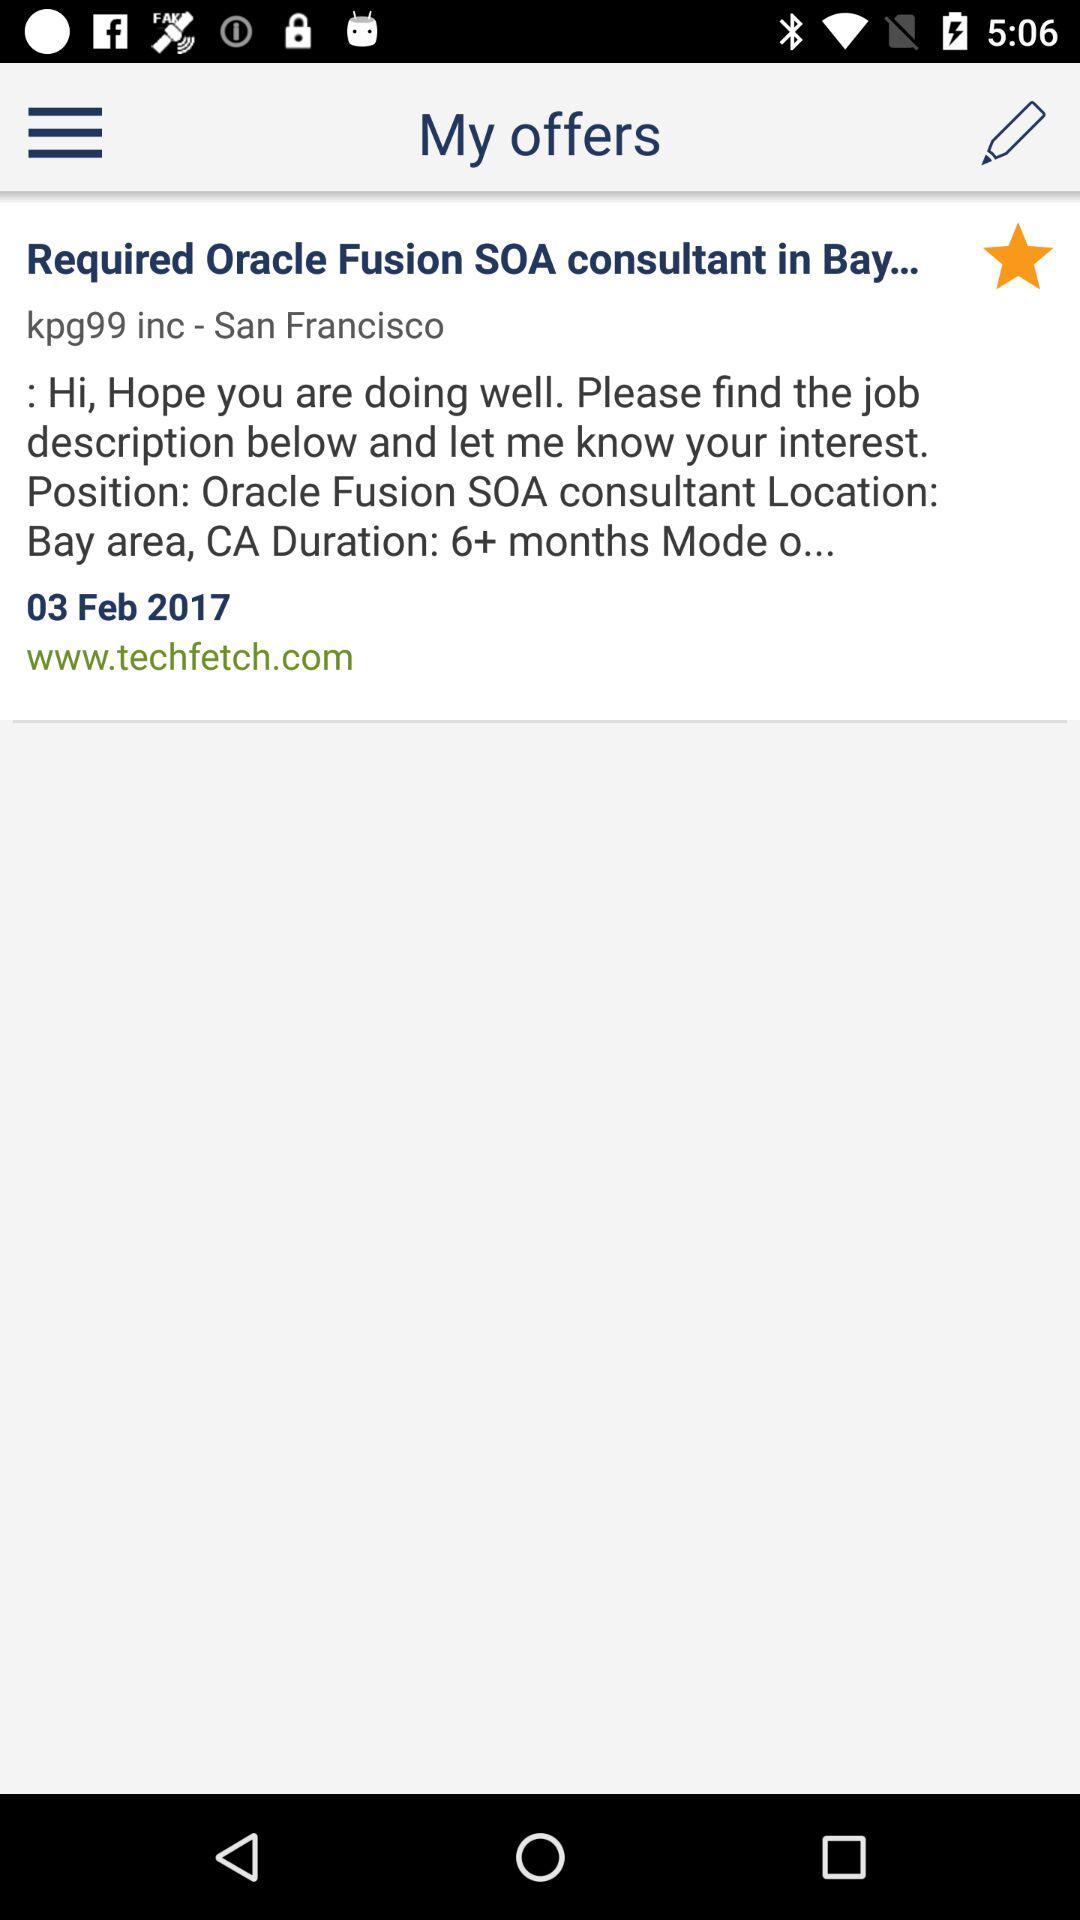 The height and width of the screenshot is (1920, 1080). What do you see at coordinates (1018, 254) in the screenshot?
I see `item below the a` at bounding box center [1018, 254].